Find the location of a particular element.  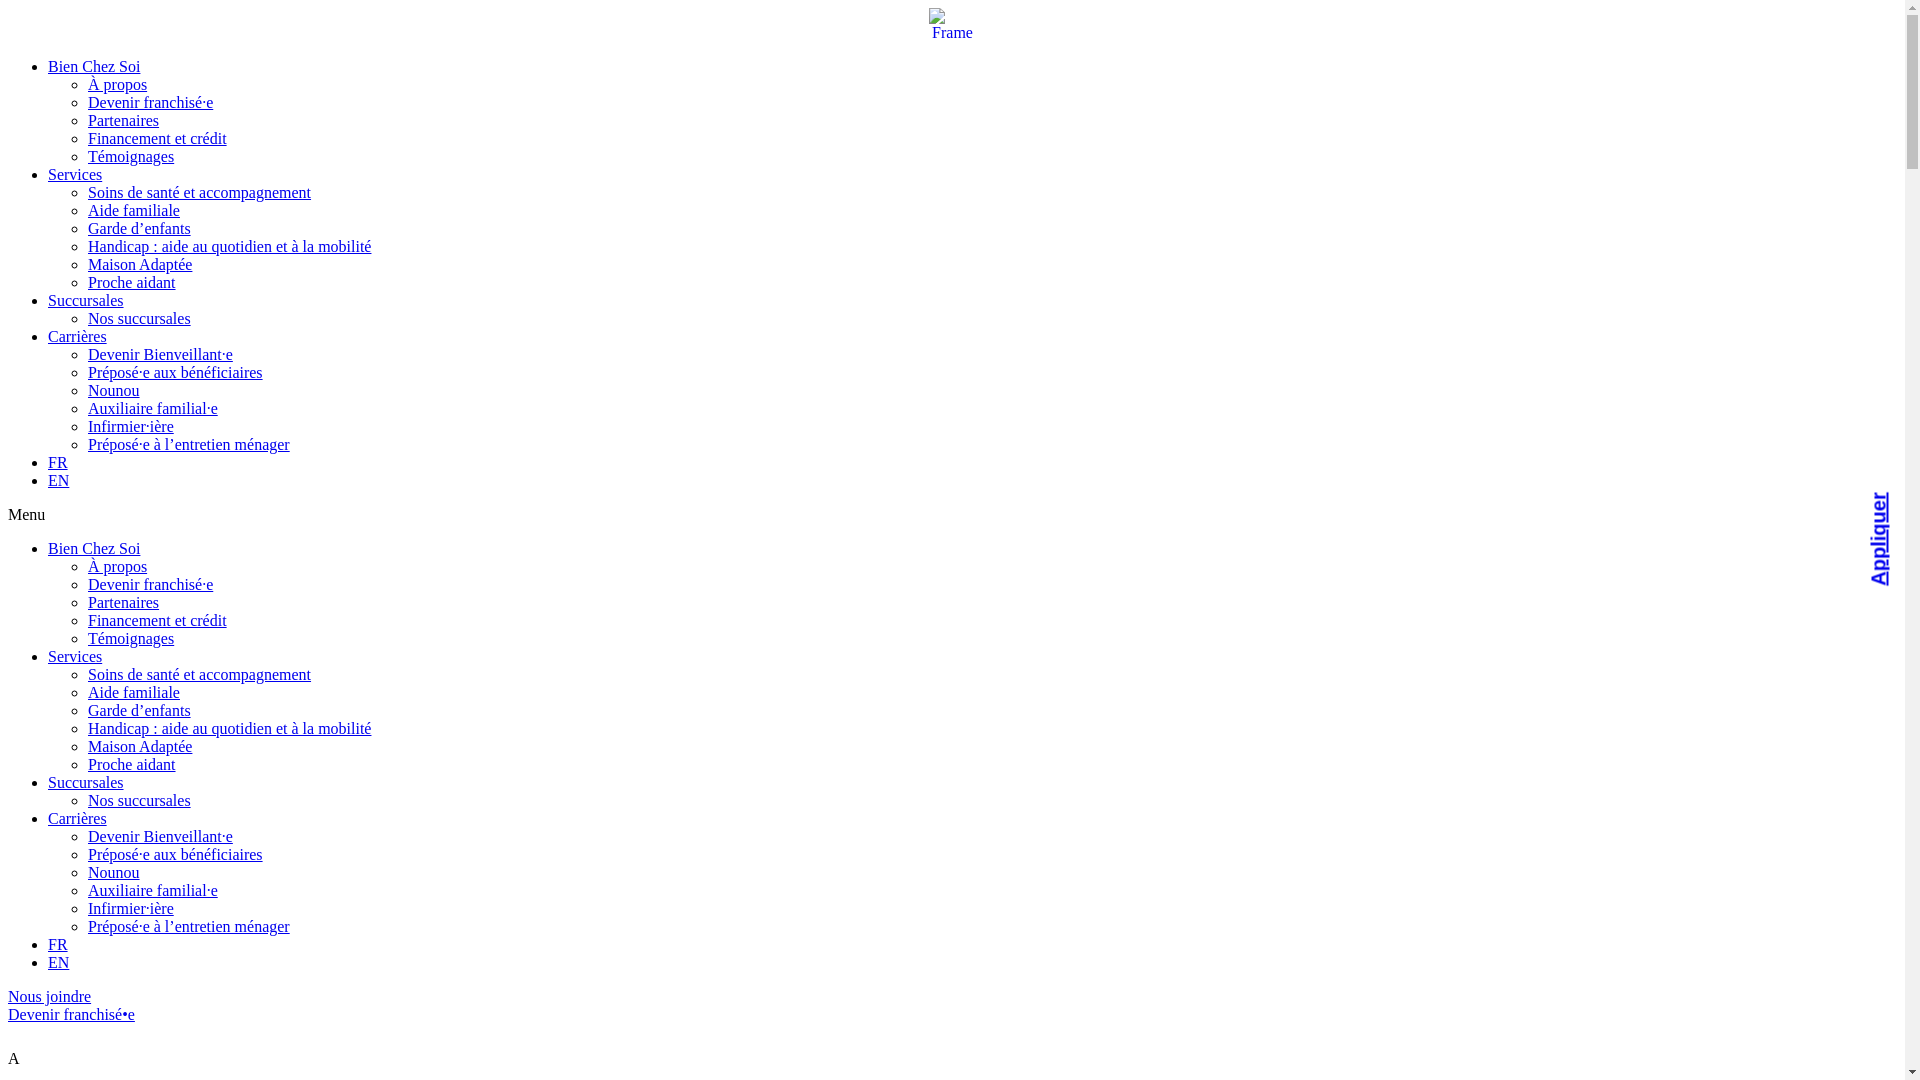

'Bien Chez Soi' is located at coordinates (93, 548).